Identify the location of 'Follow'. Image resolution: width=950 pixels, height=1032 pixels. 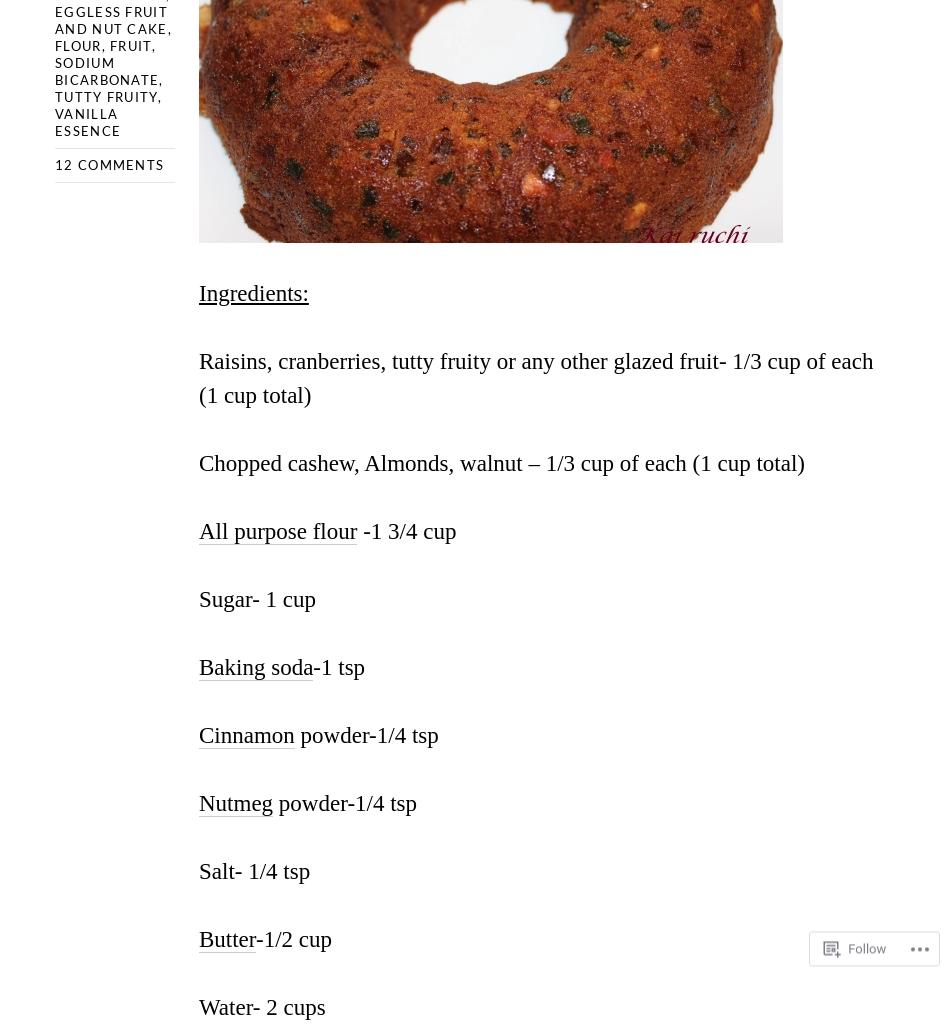
(865, 939).